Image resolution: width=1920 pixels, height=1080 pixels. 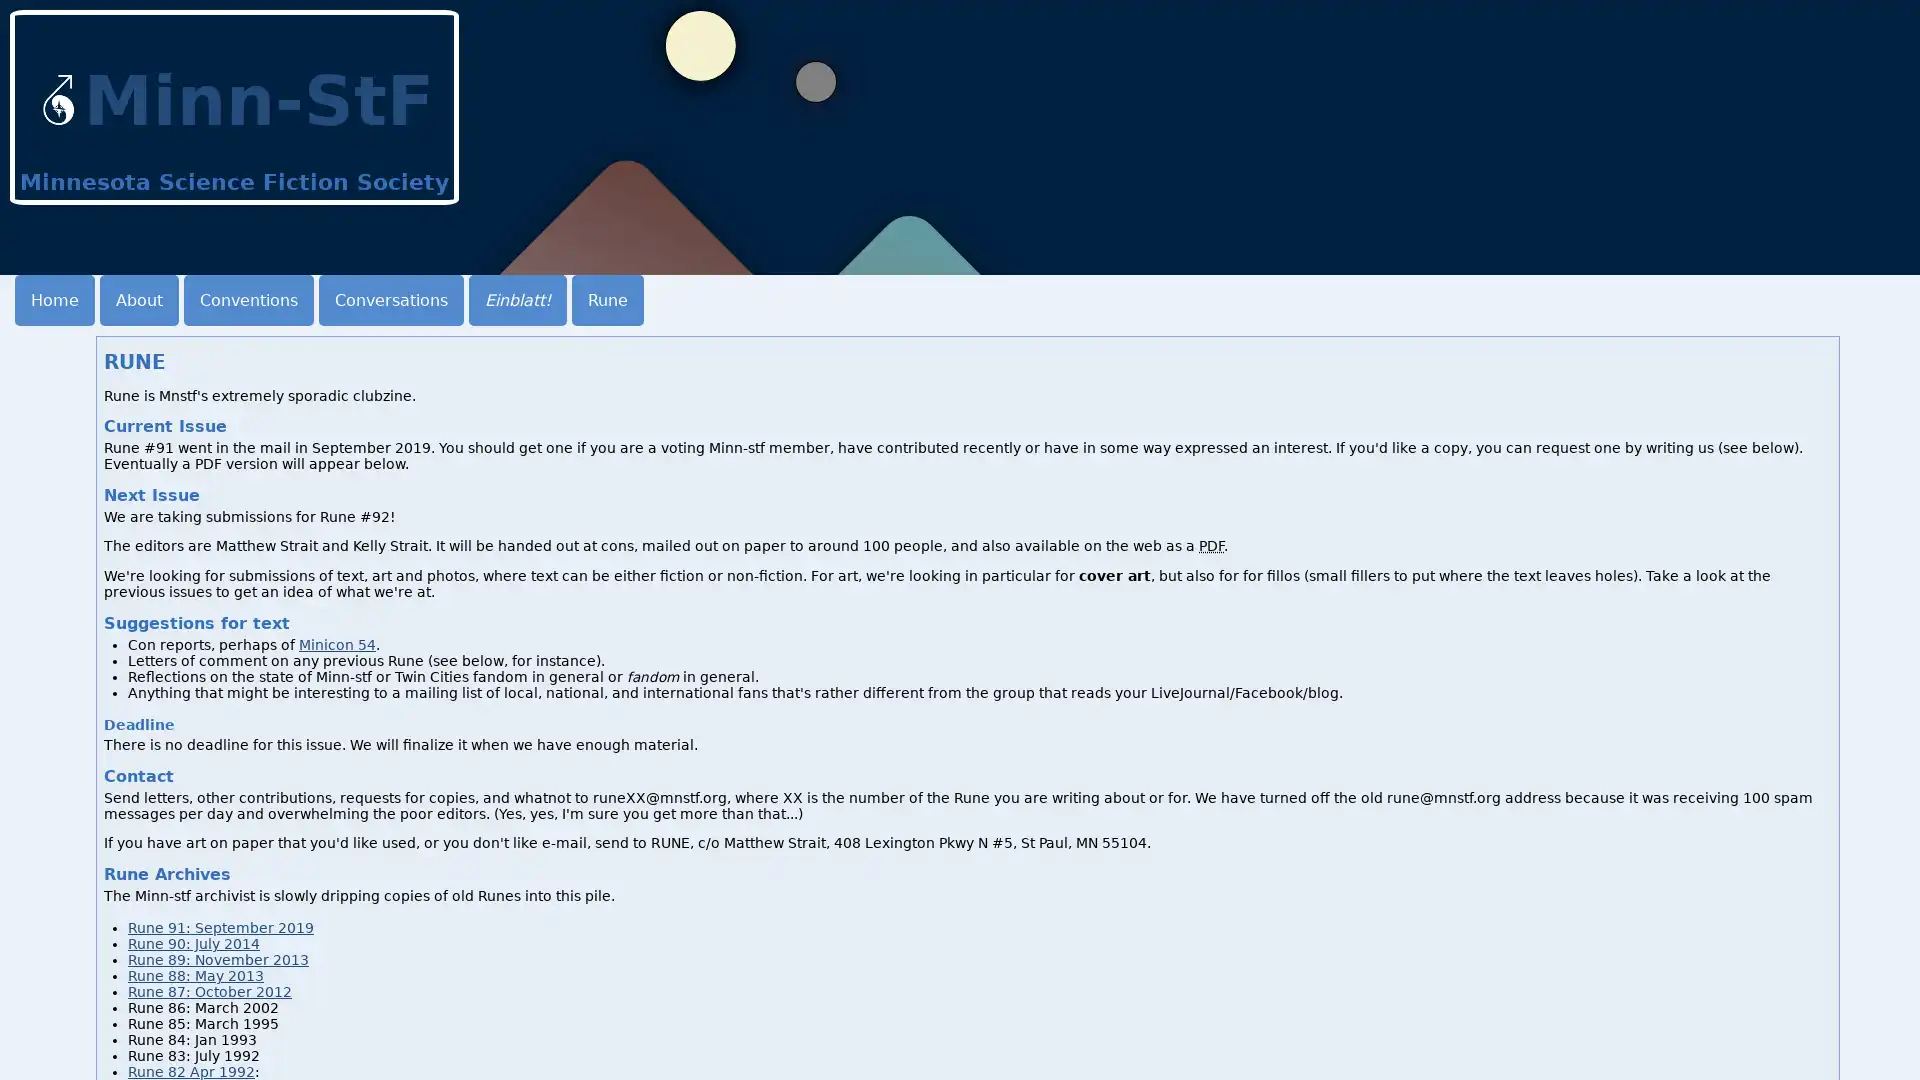 What do you see at coordinates (518, 300) in the screenshot?
I see `Einblatt!` at bounding box center [518, 300].